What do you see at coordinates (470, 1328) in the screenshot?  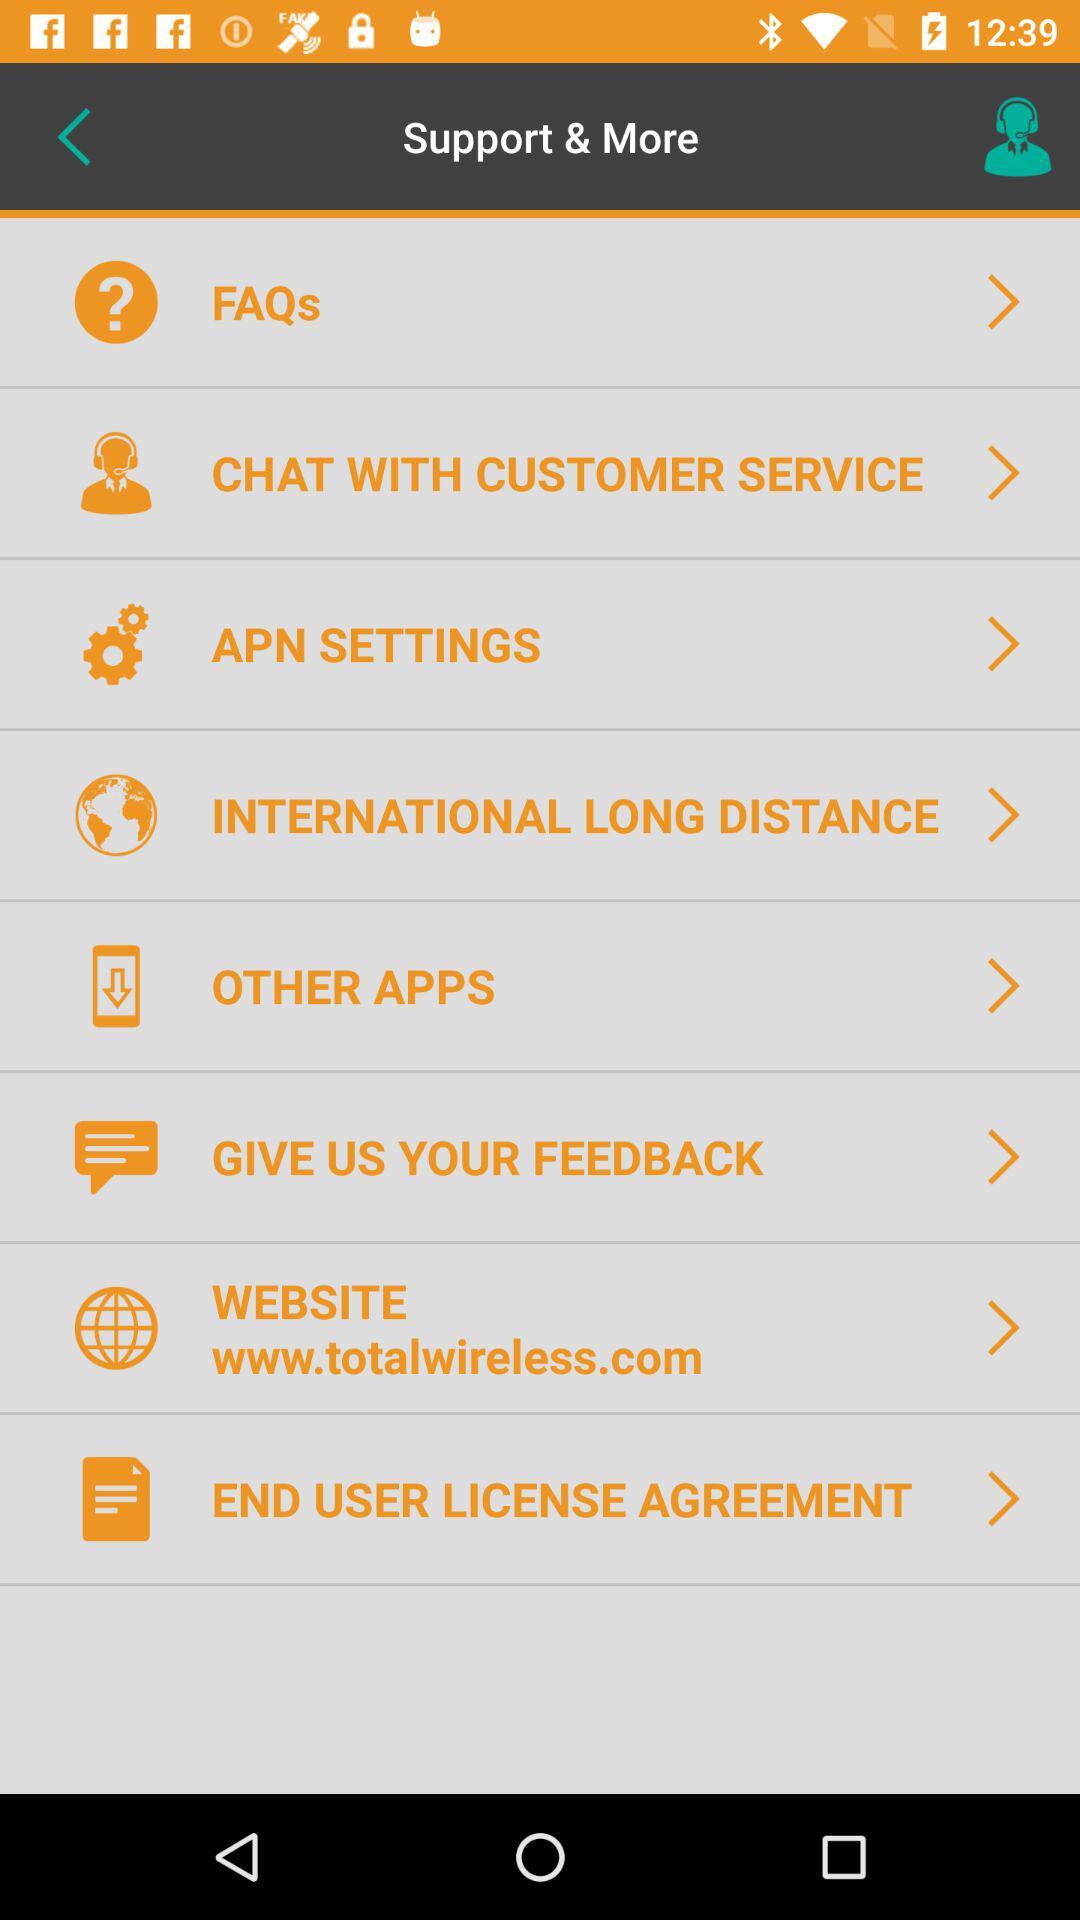 I see `the website www totalwireless item` at bounding box center [470, 1328].